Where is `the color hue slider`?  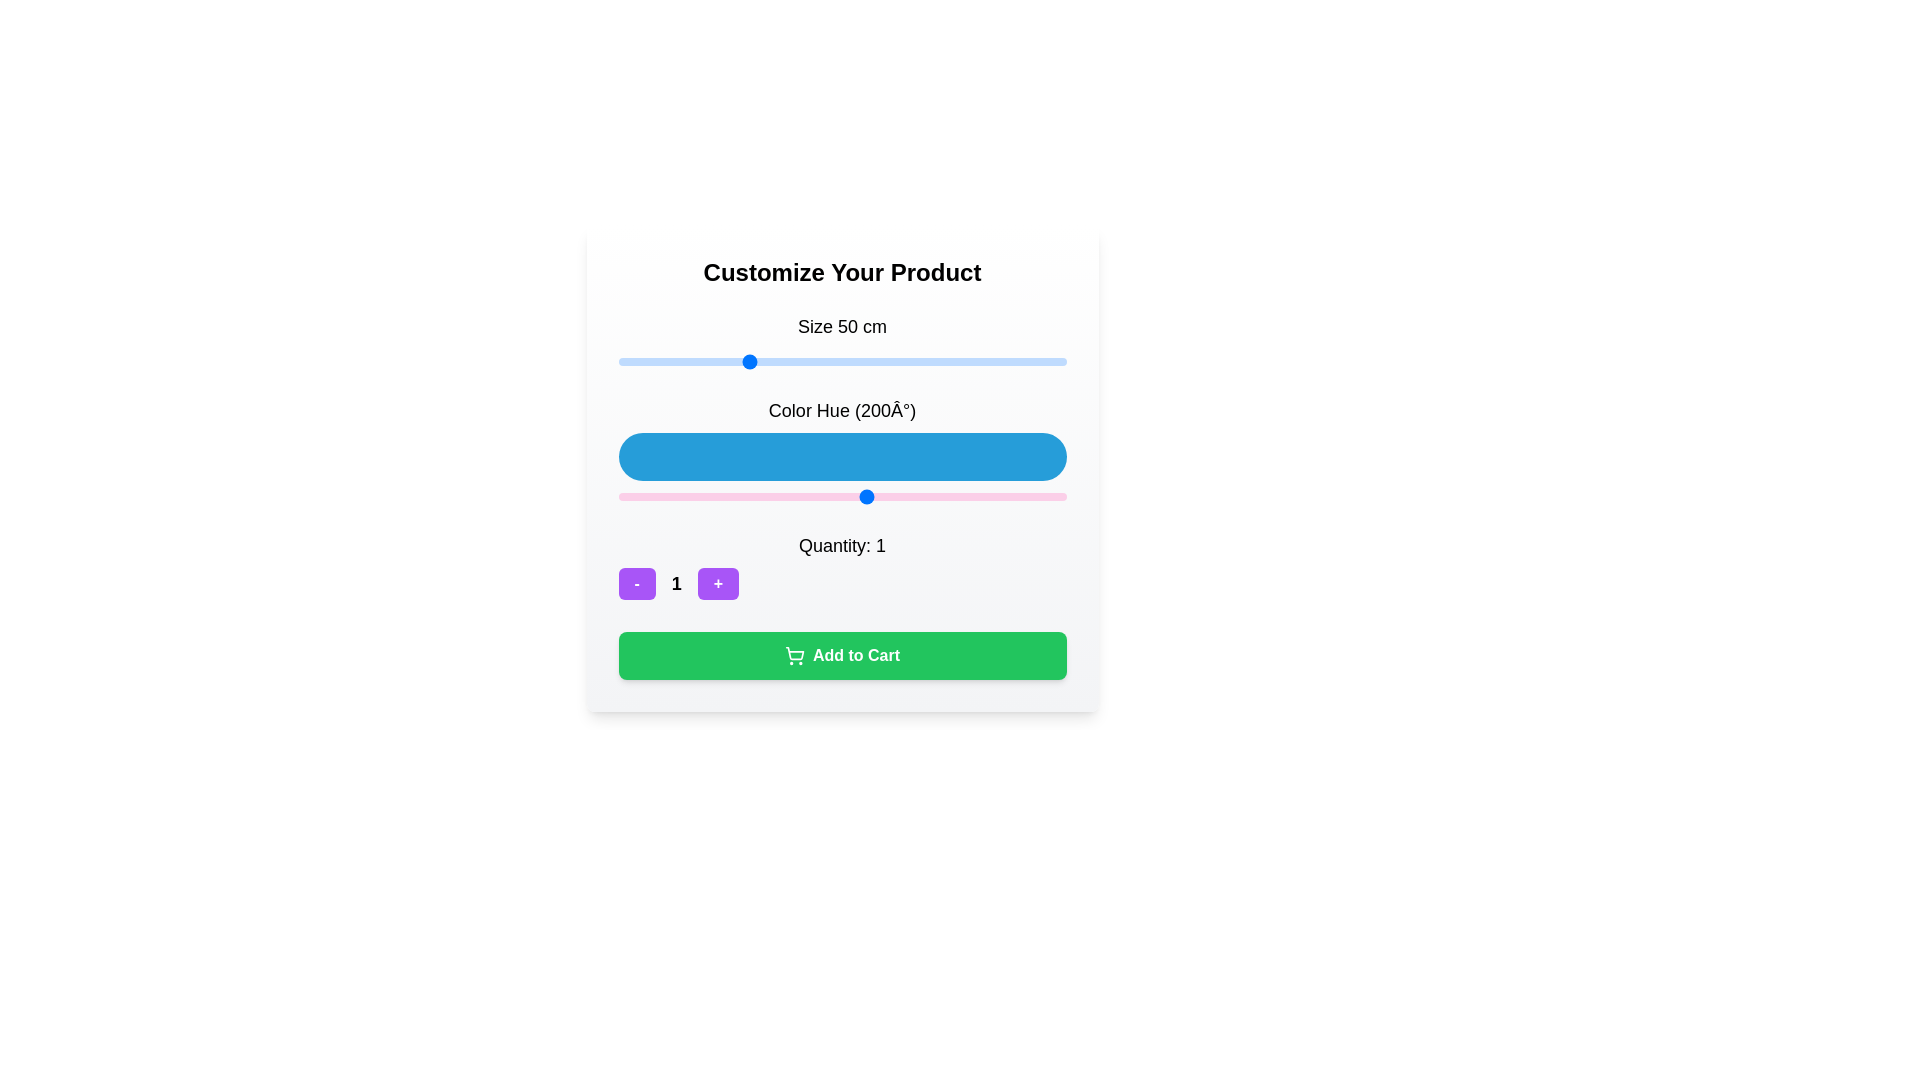
the color hue slider is located at coordinates (890, 496).